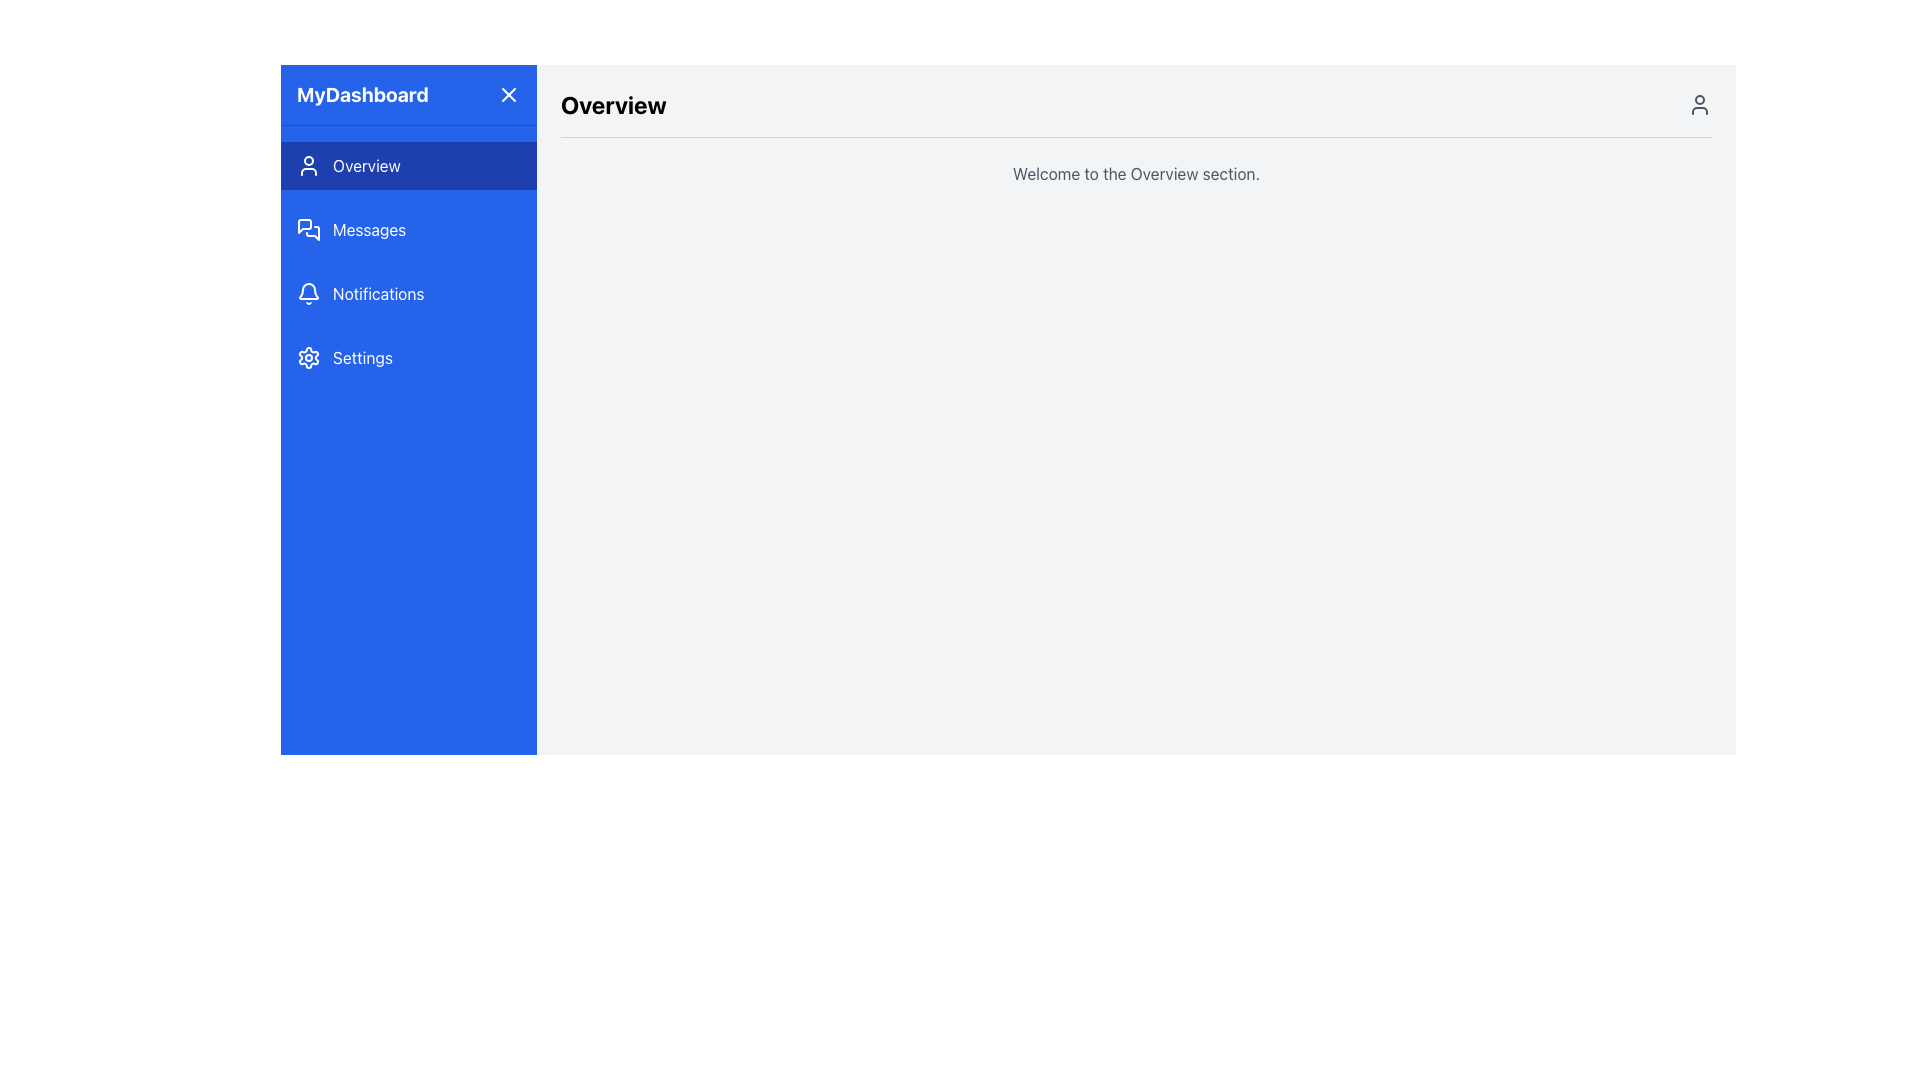  I want to click on the user profile icon located in the top-right corner of the interface, next to the 'Overview' heading, so click(1698, 104).